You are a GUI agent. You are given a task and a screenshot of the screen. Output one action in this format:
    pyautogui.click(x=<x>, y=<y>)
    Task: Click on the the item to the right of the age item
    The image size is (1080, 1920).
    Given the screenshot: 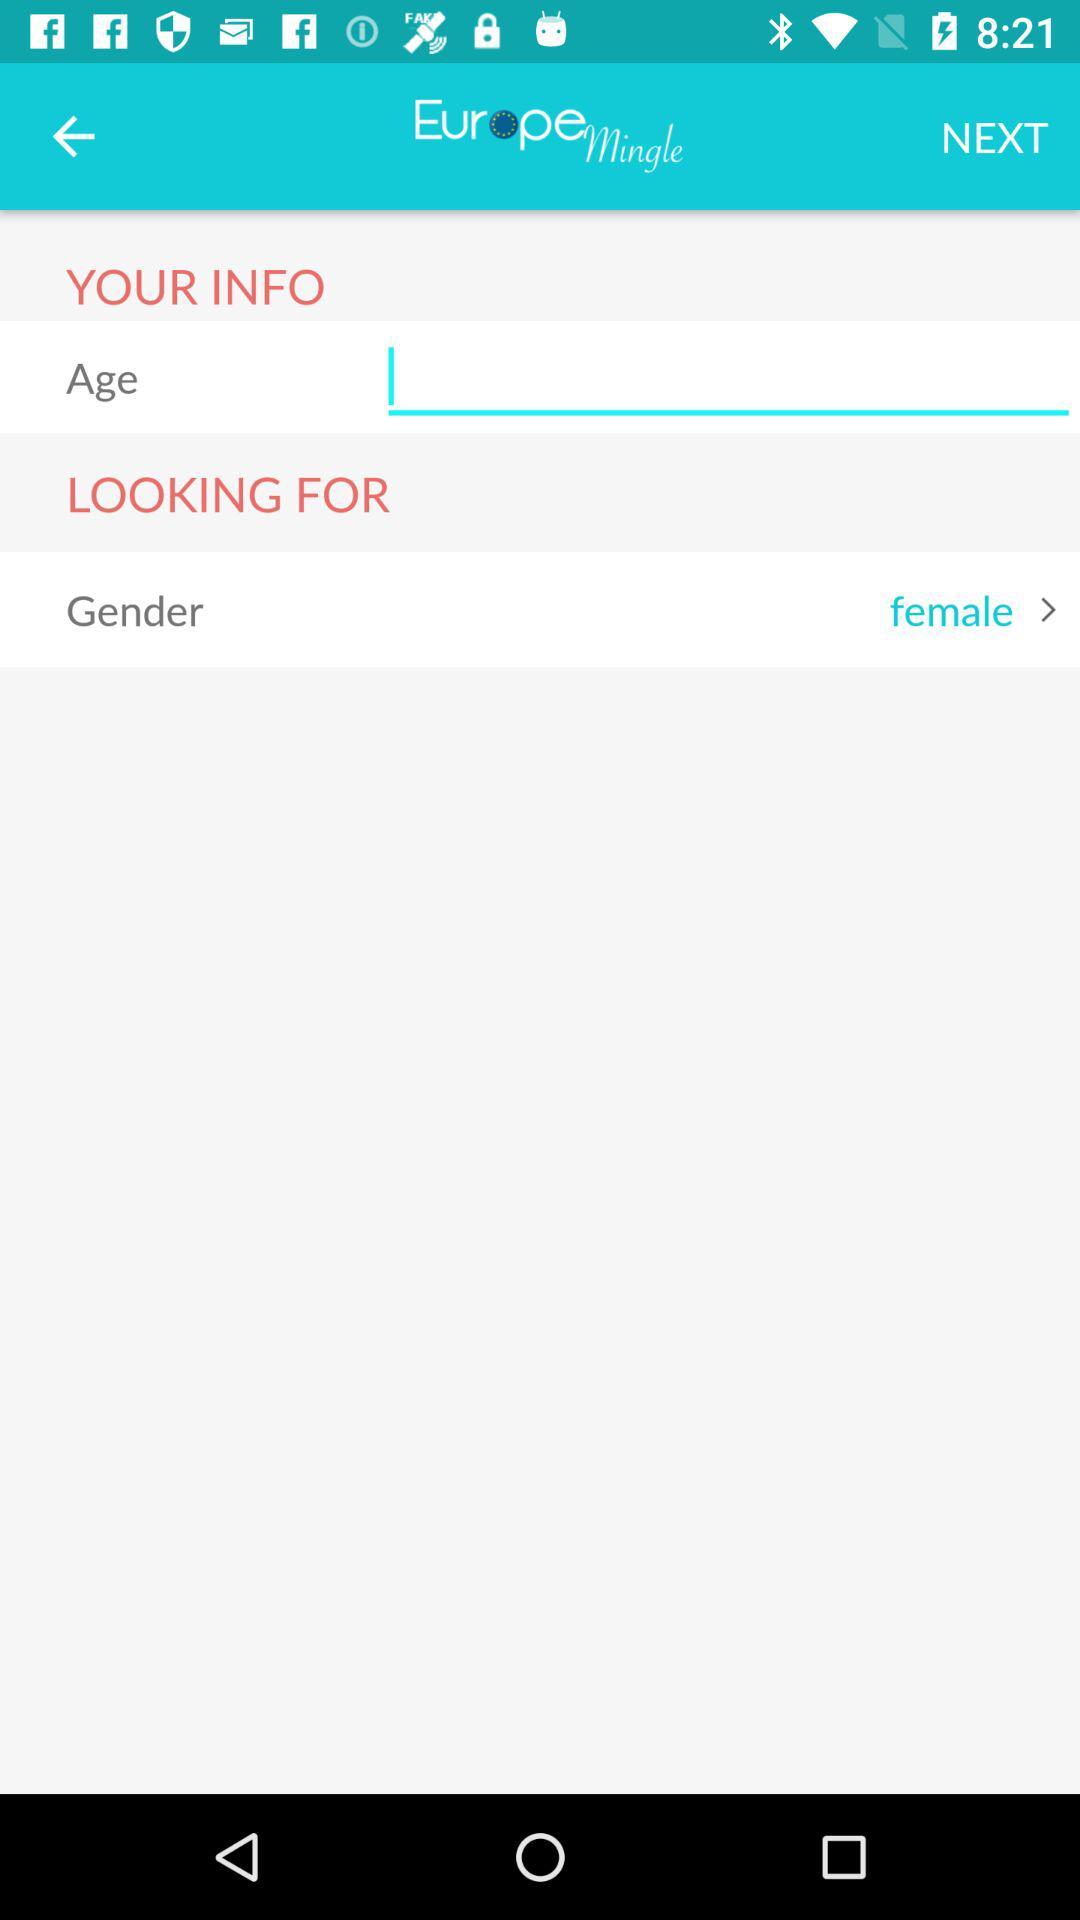 What is the action you would take?
    pyautogui.click(x=728, y=377)
    